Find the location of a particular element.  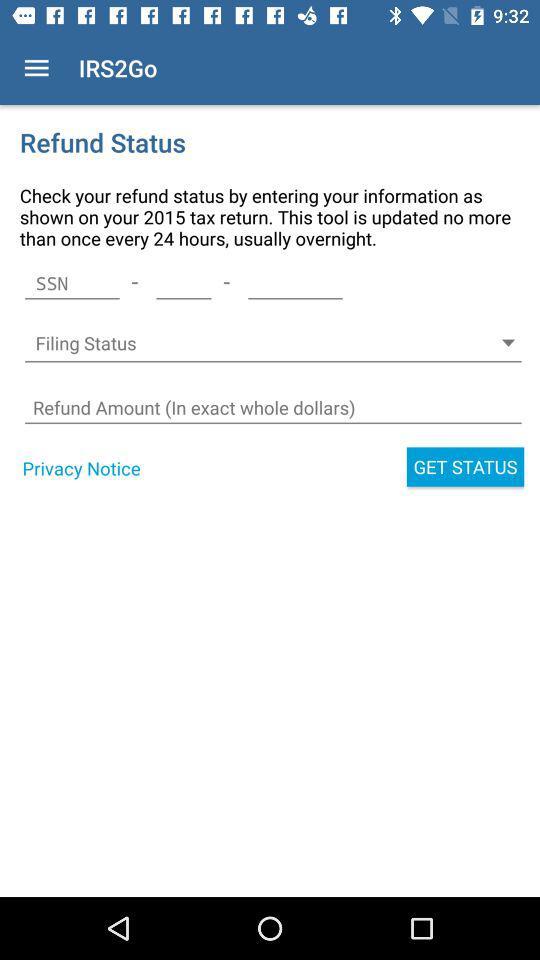

icon next to the get status item is located at coordinates (80, 468).